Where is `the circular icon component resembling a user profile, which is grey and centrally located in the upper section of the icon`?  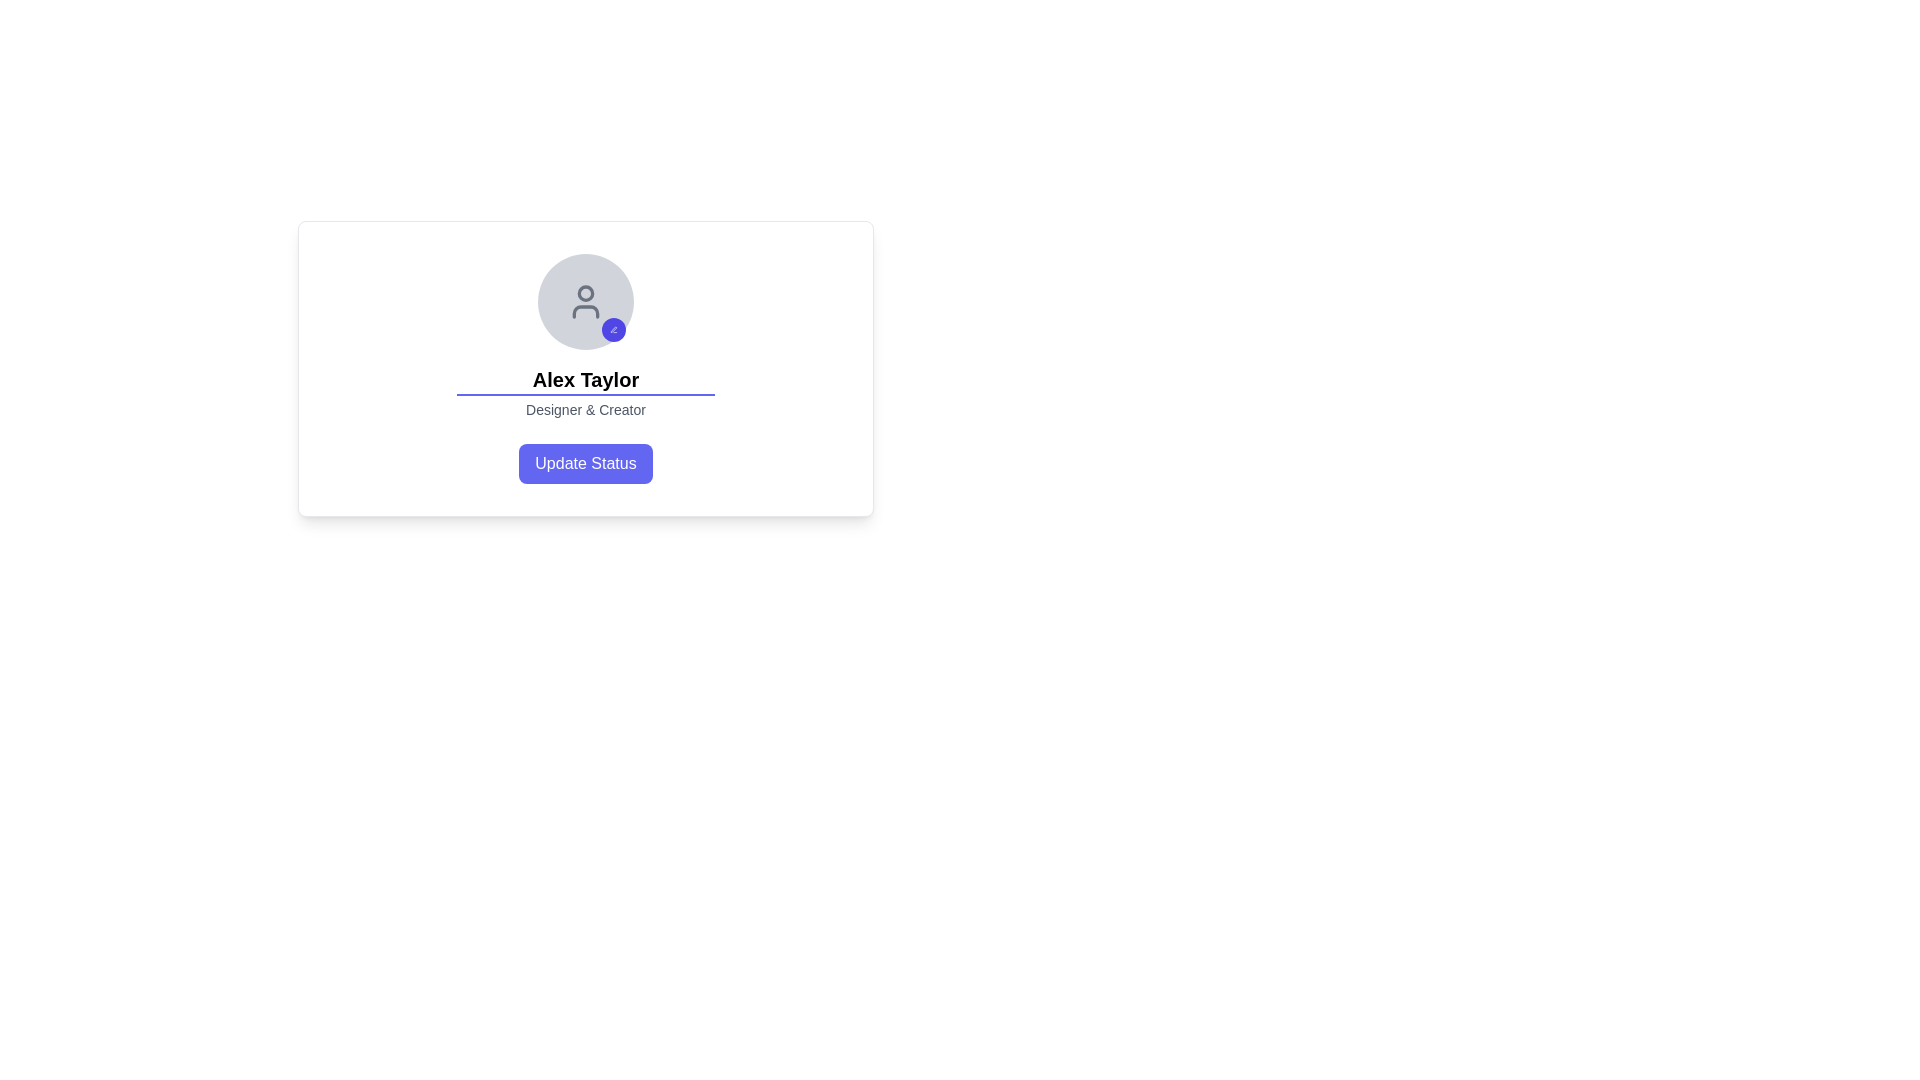
the circular icon component resembling a user profile, which is grey and centrally located in the upper section of the icon is located at coordinates (584, 293).